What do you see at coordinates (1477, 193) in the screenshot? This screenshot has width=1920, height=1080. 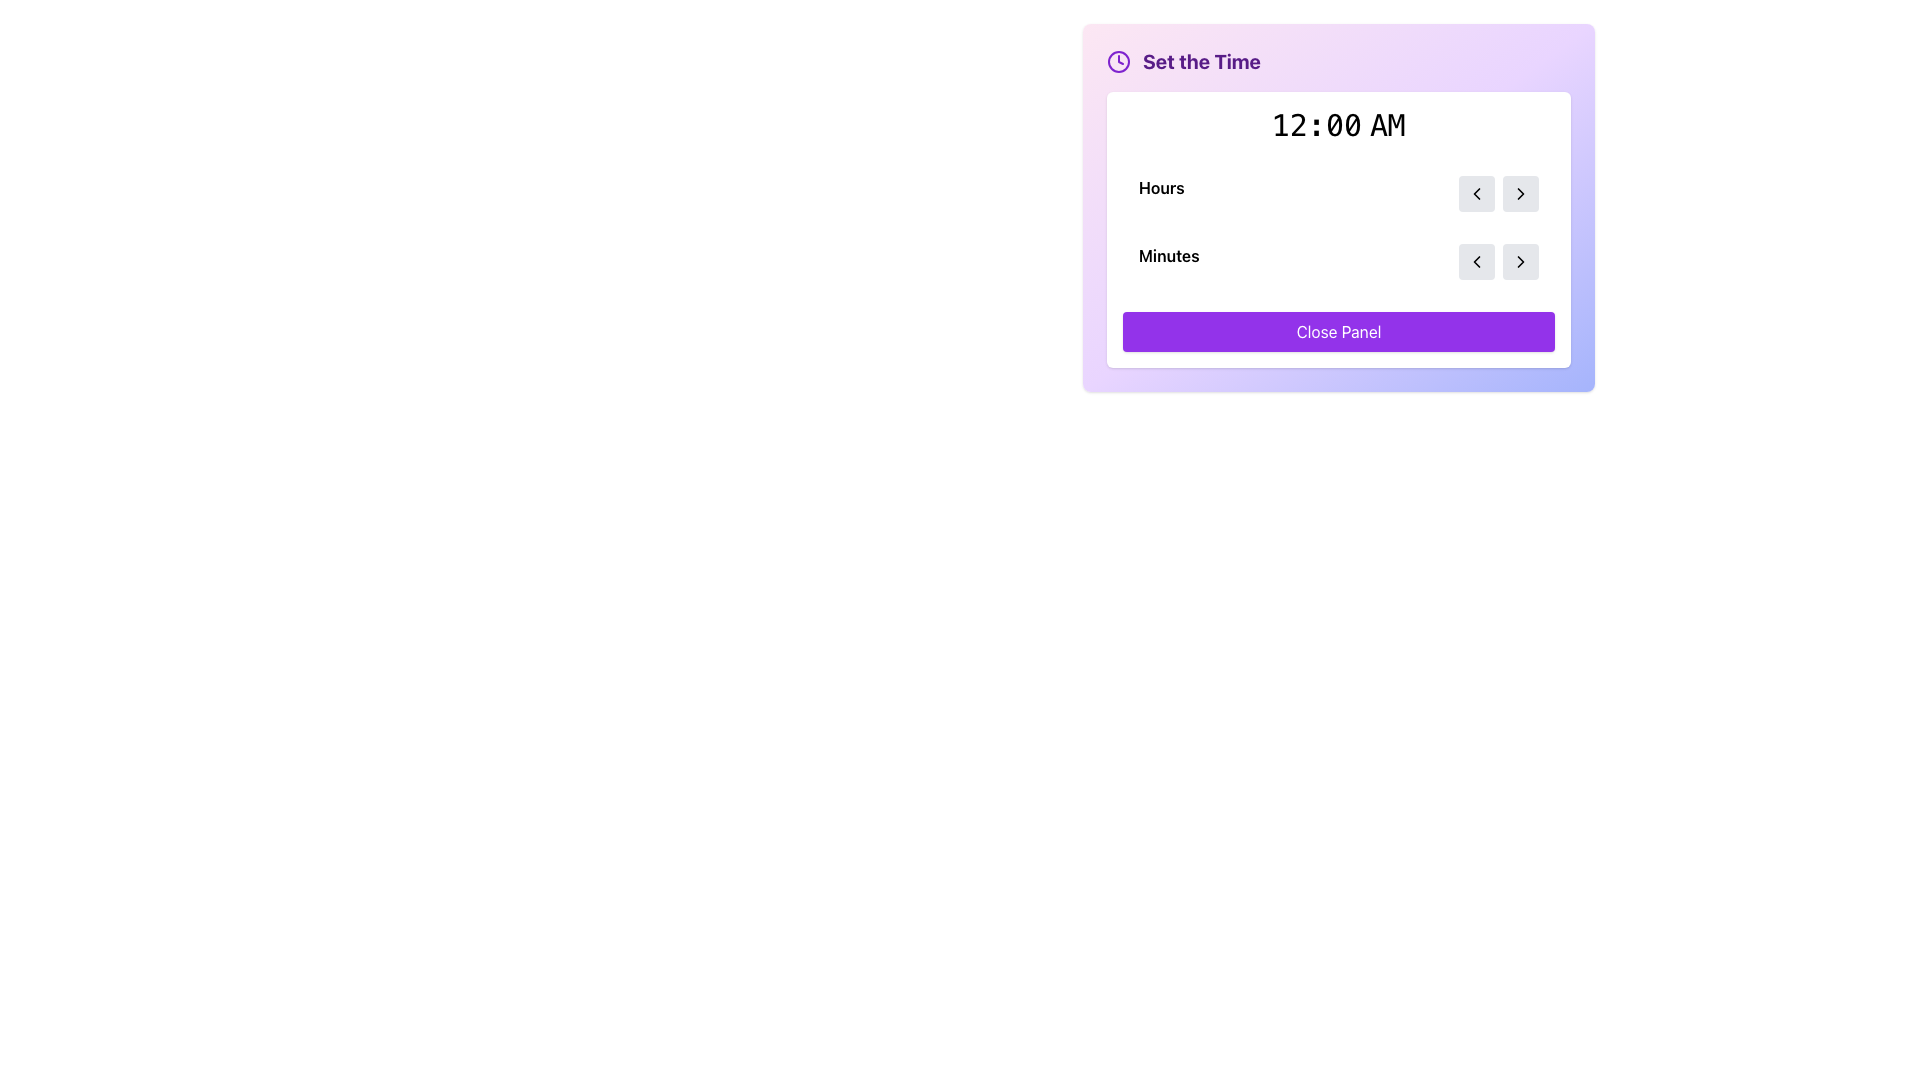 I see `the decrement hour icon button located at the top-right corner of the panel under the 'Hours' label, which is positioned to the left of the right-pointing chevron button` at bounding box center [1477, 193].